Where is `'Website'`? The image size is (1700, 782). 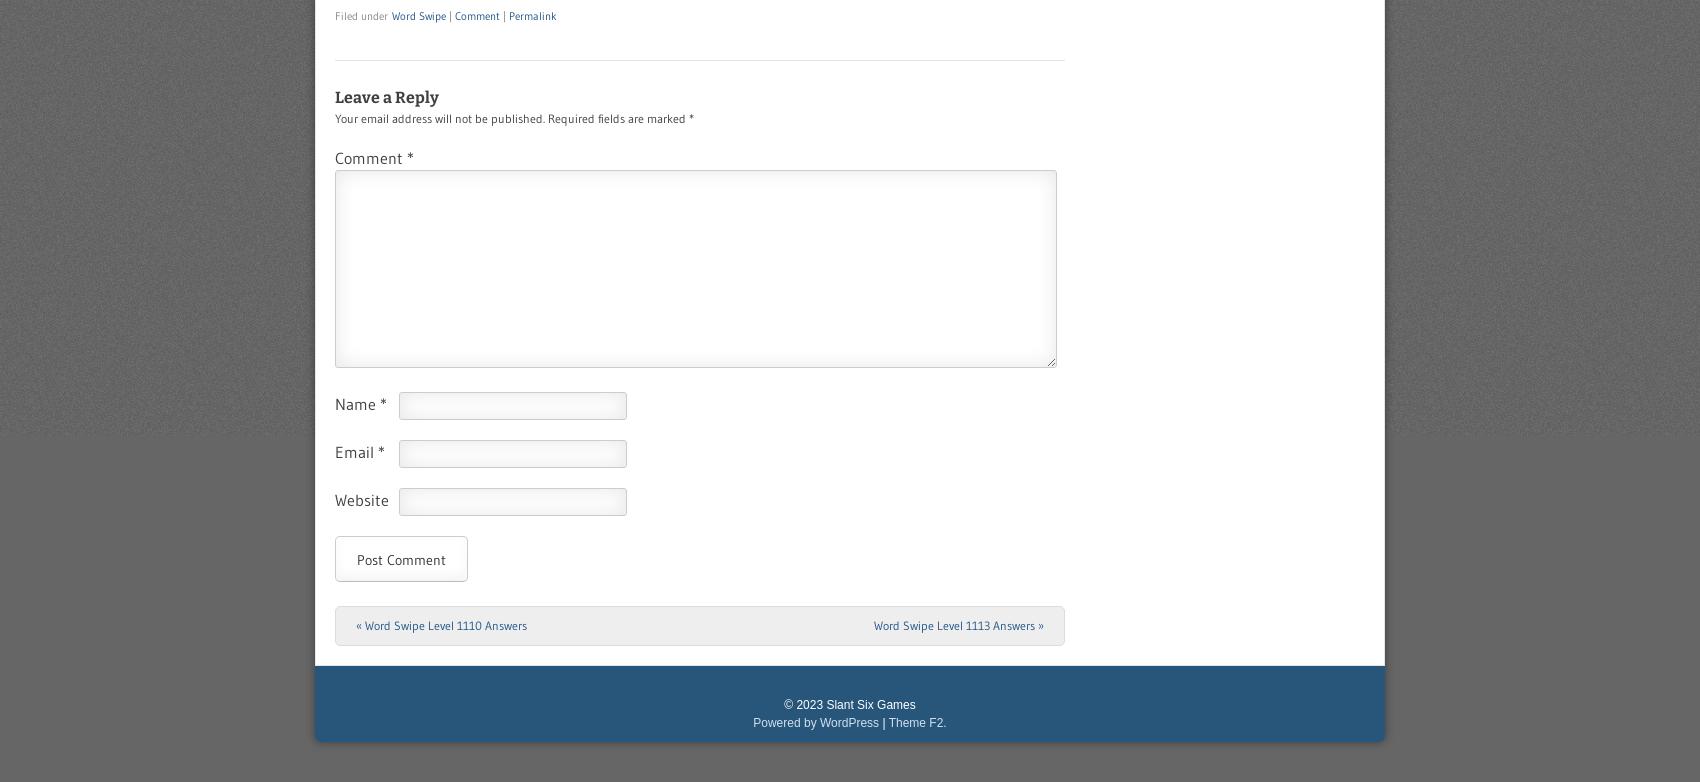
'Website' is located at coordinates (360, 500).